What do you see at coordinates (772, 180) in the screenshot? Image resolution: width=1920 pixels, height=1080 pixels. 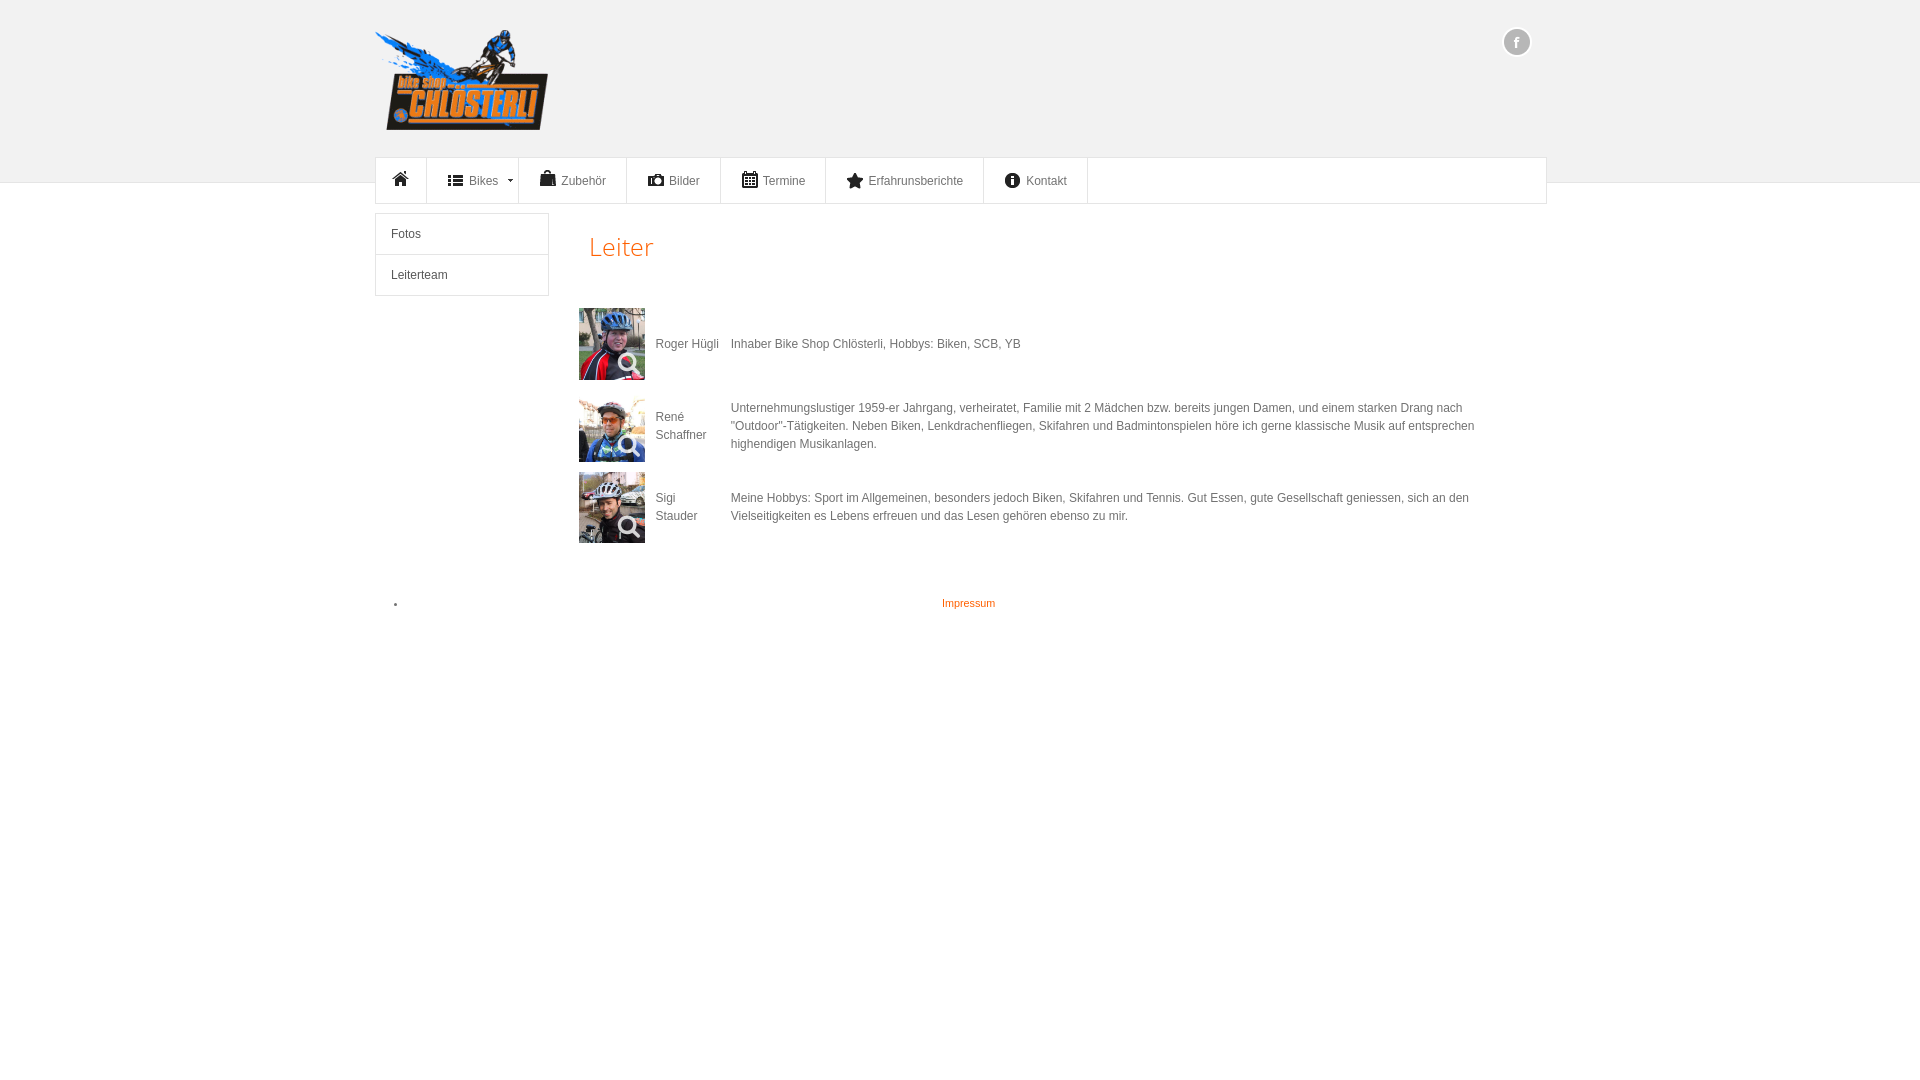 I see `'Termine'` at bounding box center [772, 180].